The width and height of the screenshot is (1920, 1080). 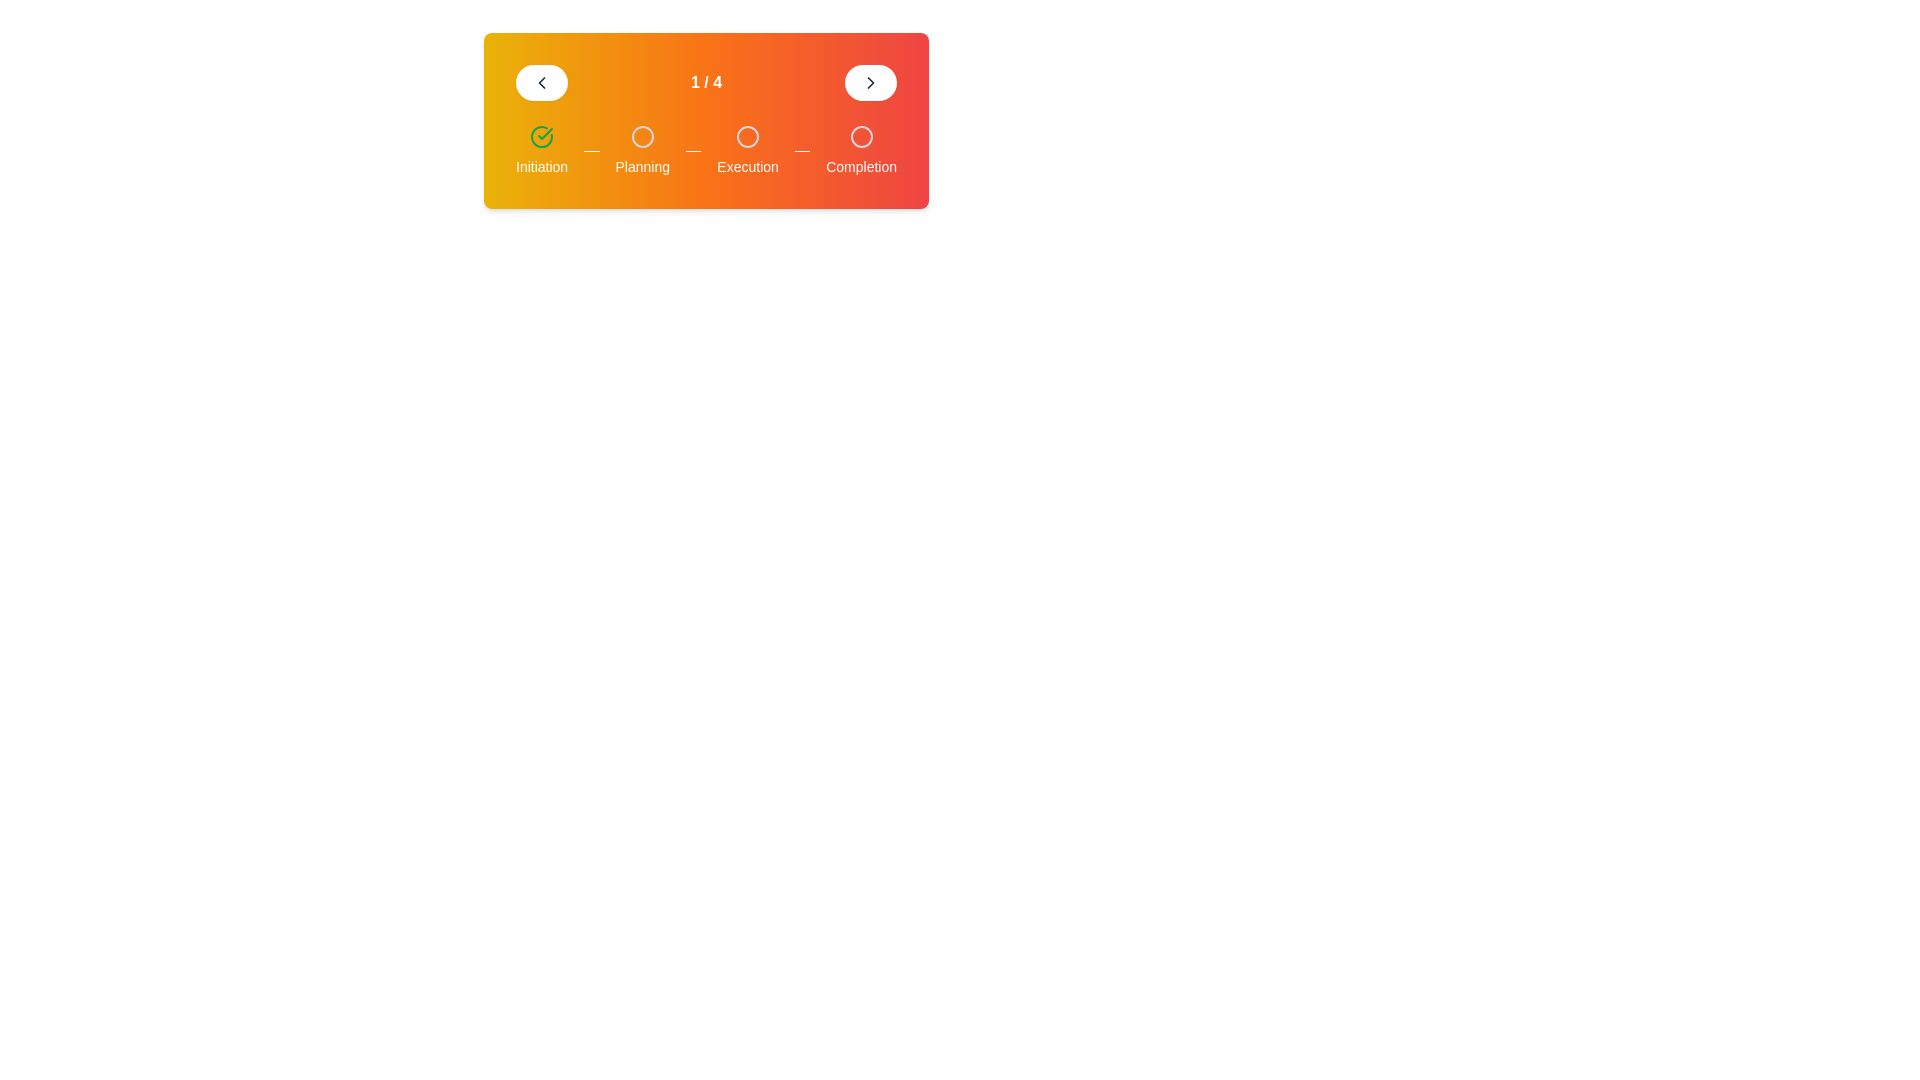 What do you see at coordinates (542, 149) in the screenshot?
I see `the Interactive status step indicator, which features a green check mark circle icon and the text 'Initiation' on a gradient background from yellow to orange, located at the leftmost end of the step sequence` at bounding box center [542, 149].